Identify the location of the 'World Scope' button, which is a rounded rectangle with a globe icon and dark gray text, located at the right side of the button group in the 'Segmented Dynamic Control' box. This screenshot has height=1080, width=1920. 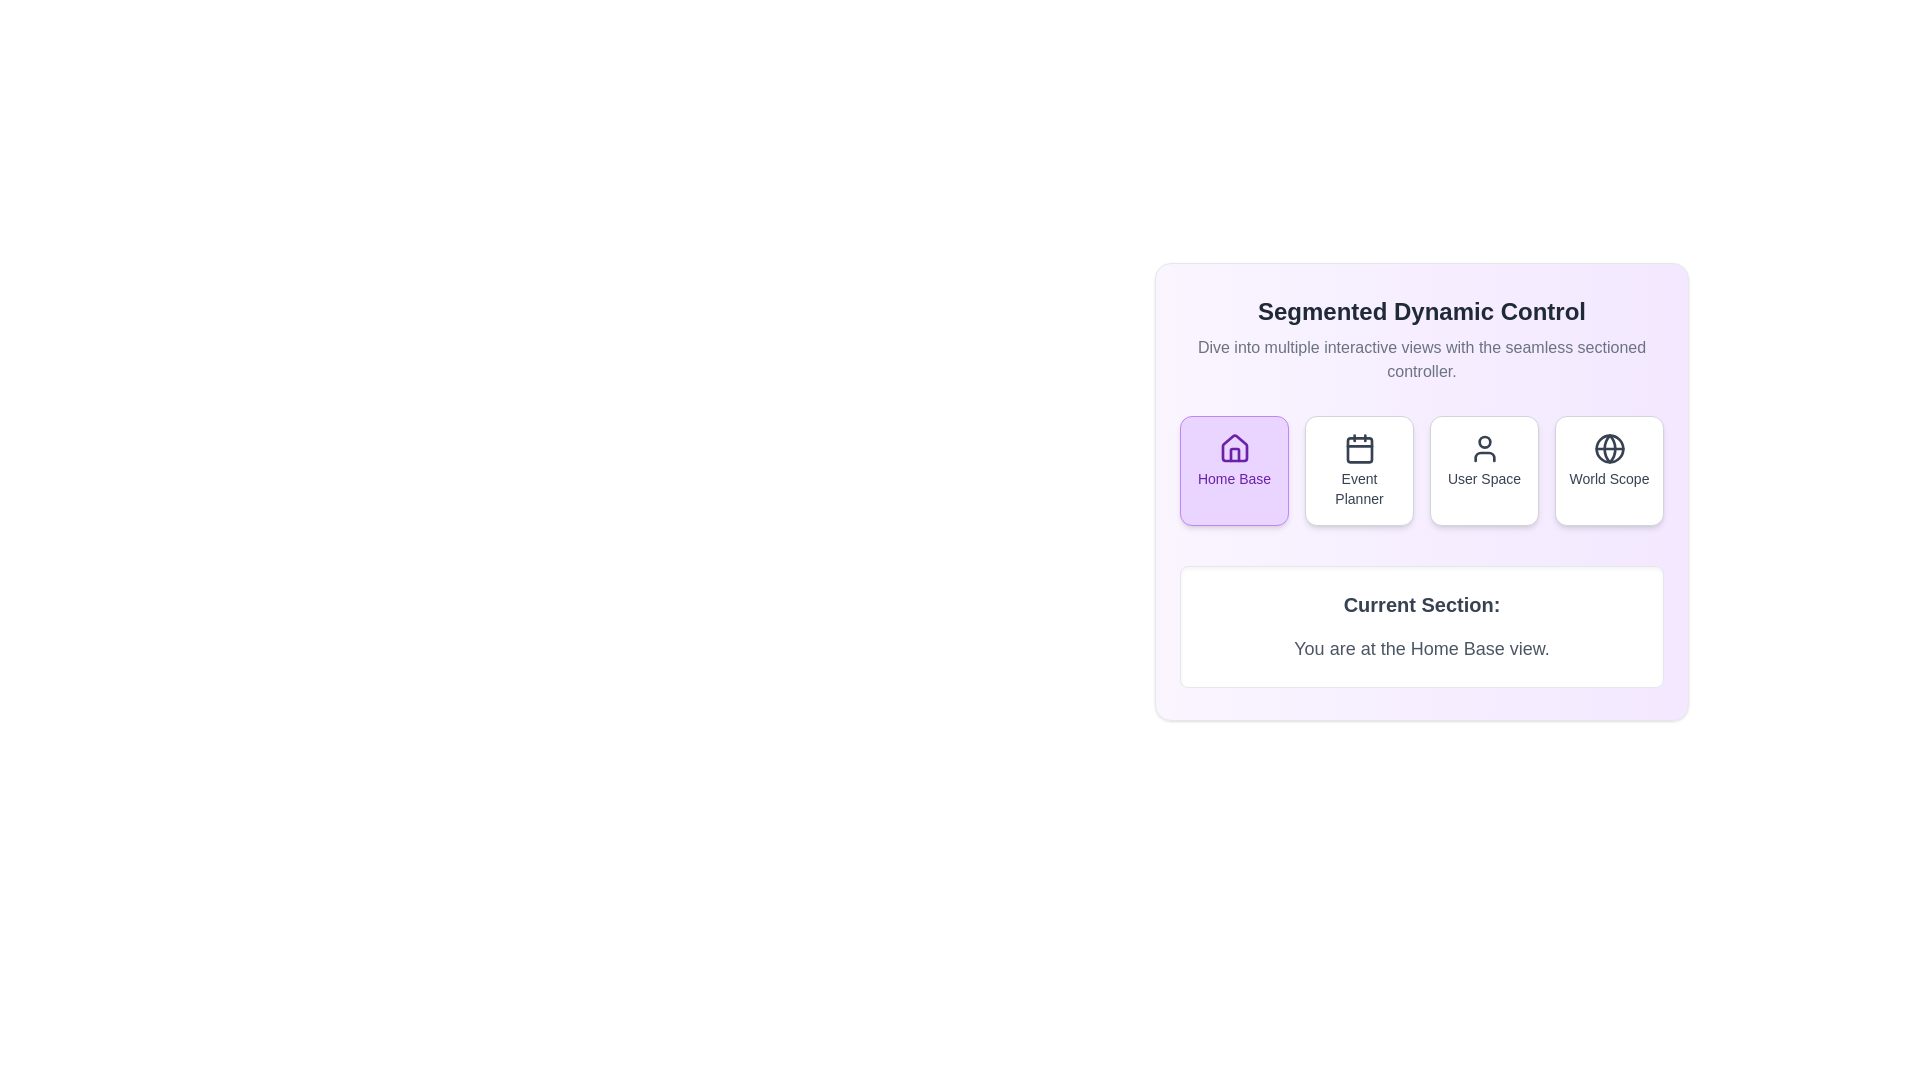
(1609, 470).